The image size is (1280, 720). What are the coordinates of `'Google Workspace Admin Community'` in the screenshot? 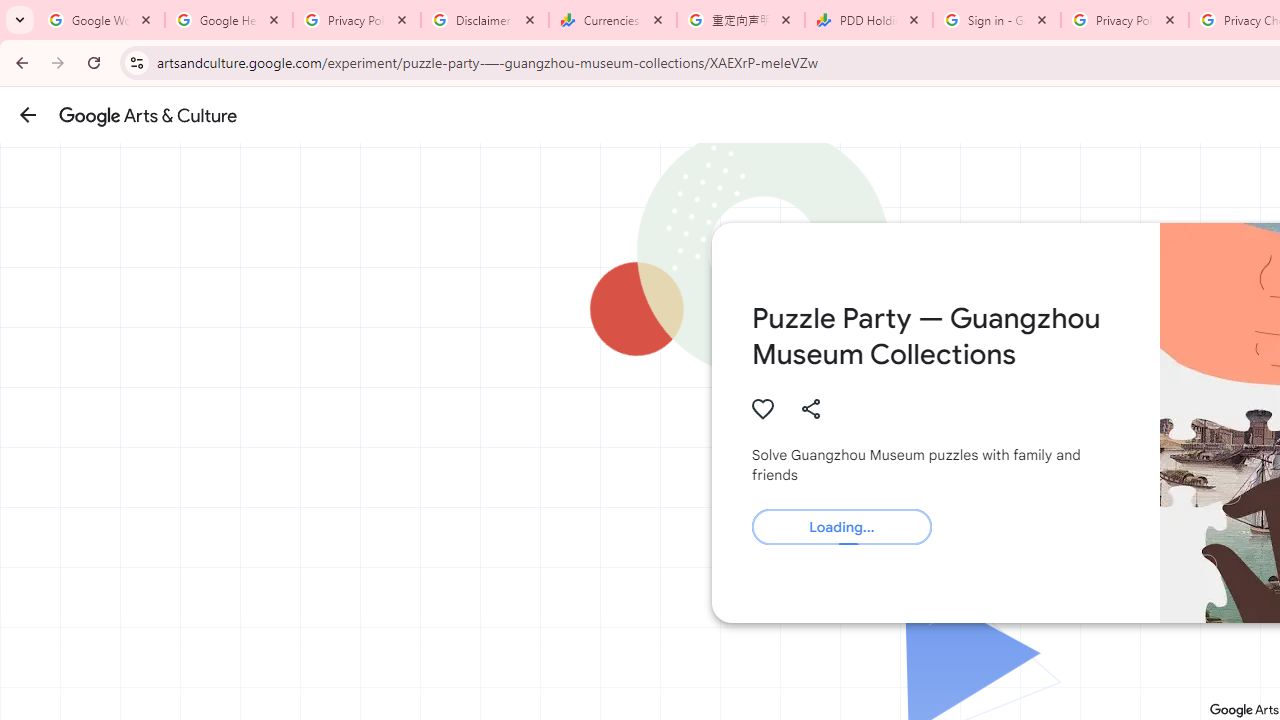 It's located at (100, 20).